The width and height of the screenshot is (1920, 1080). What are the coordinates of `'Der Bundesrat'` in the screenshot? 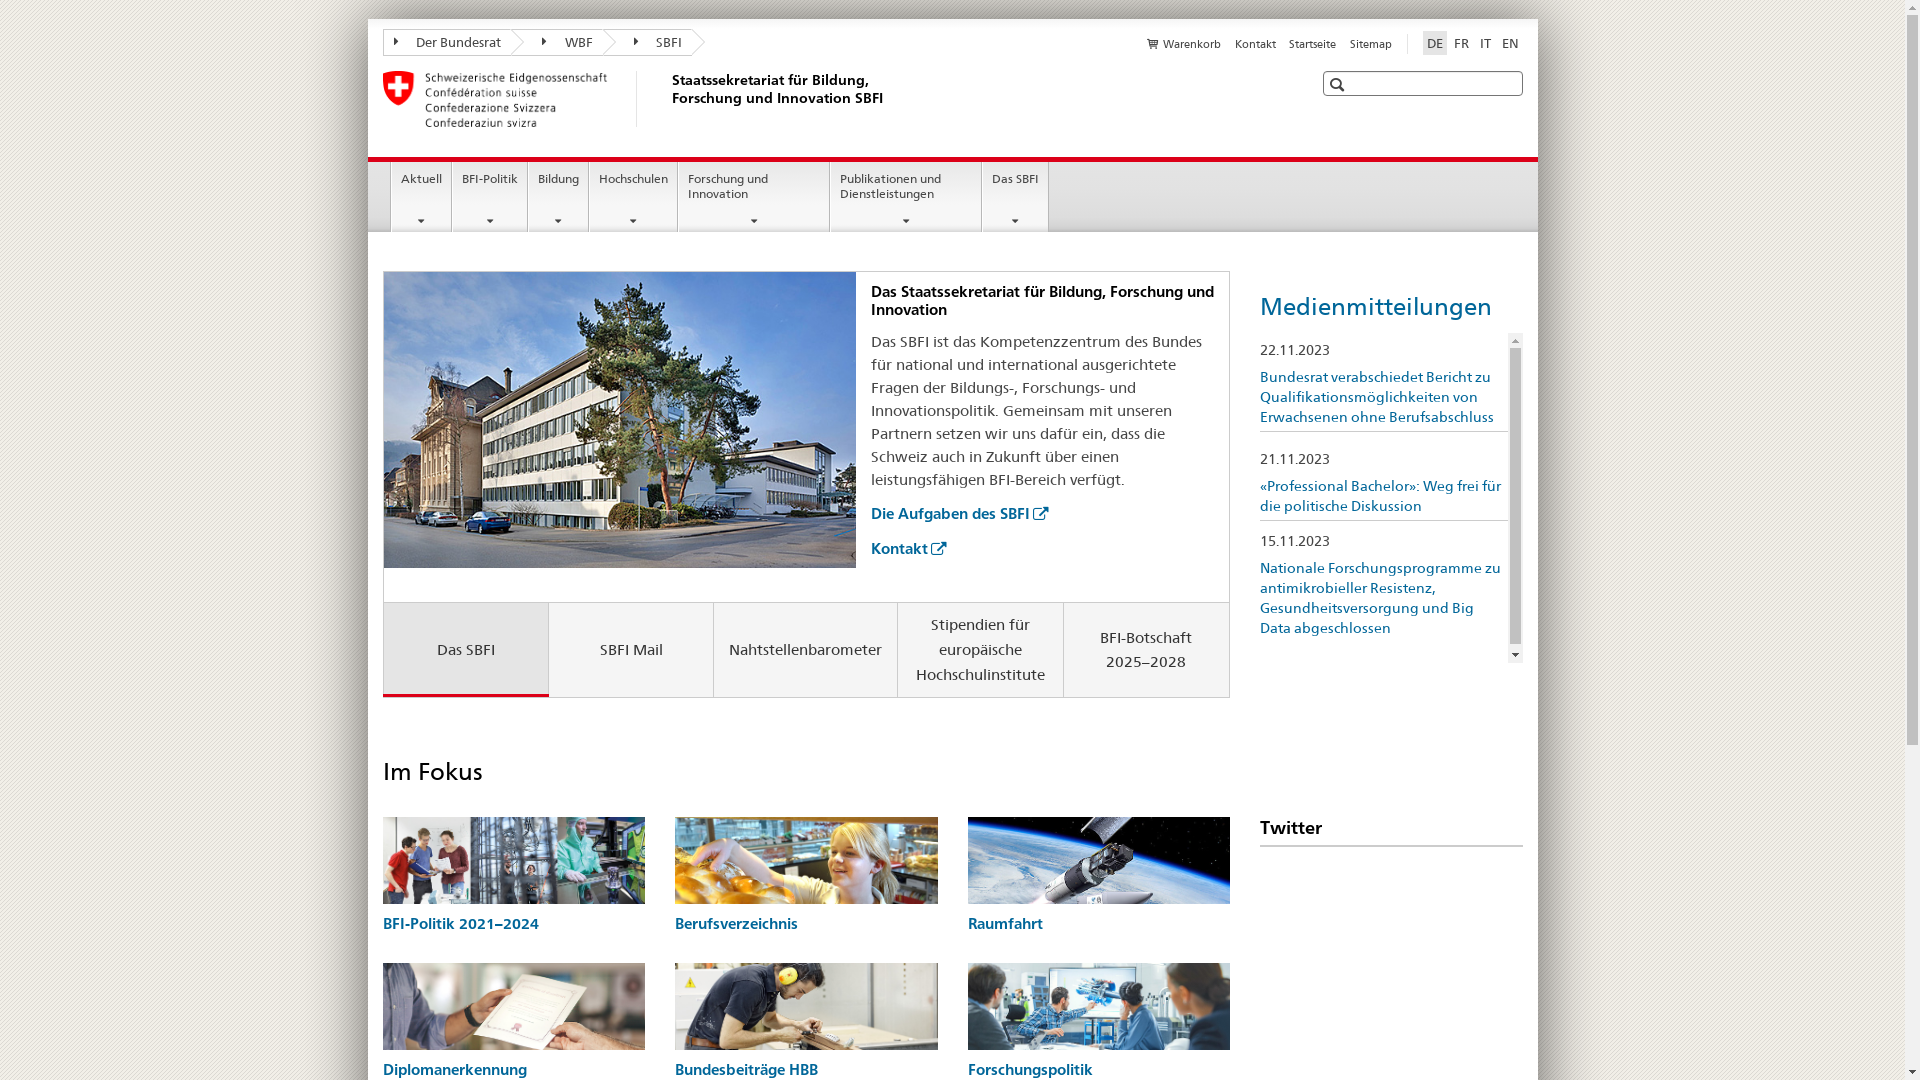 It's located at (382, 42).